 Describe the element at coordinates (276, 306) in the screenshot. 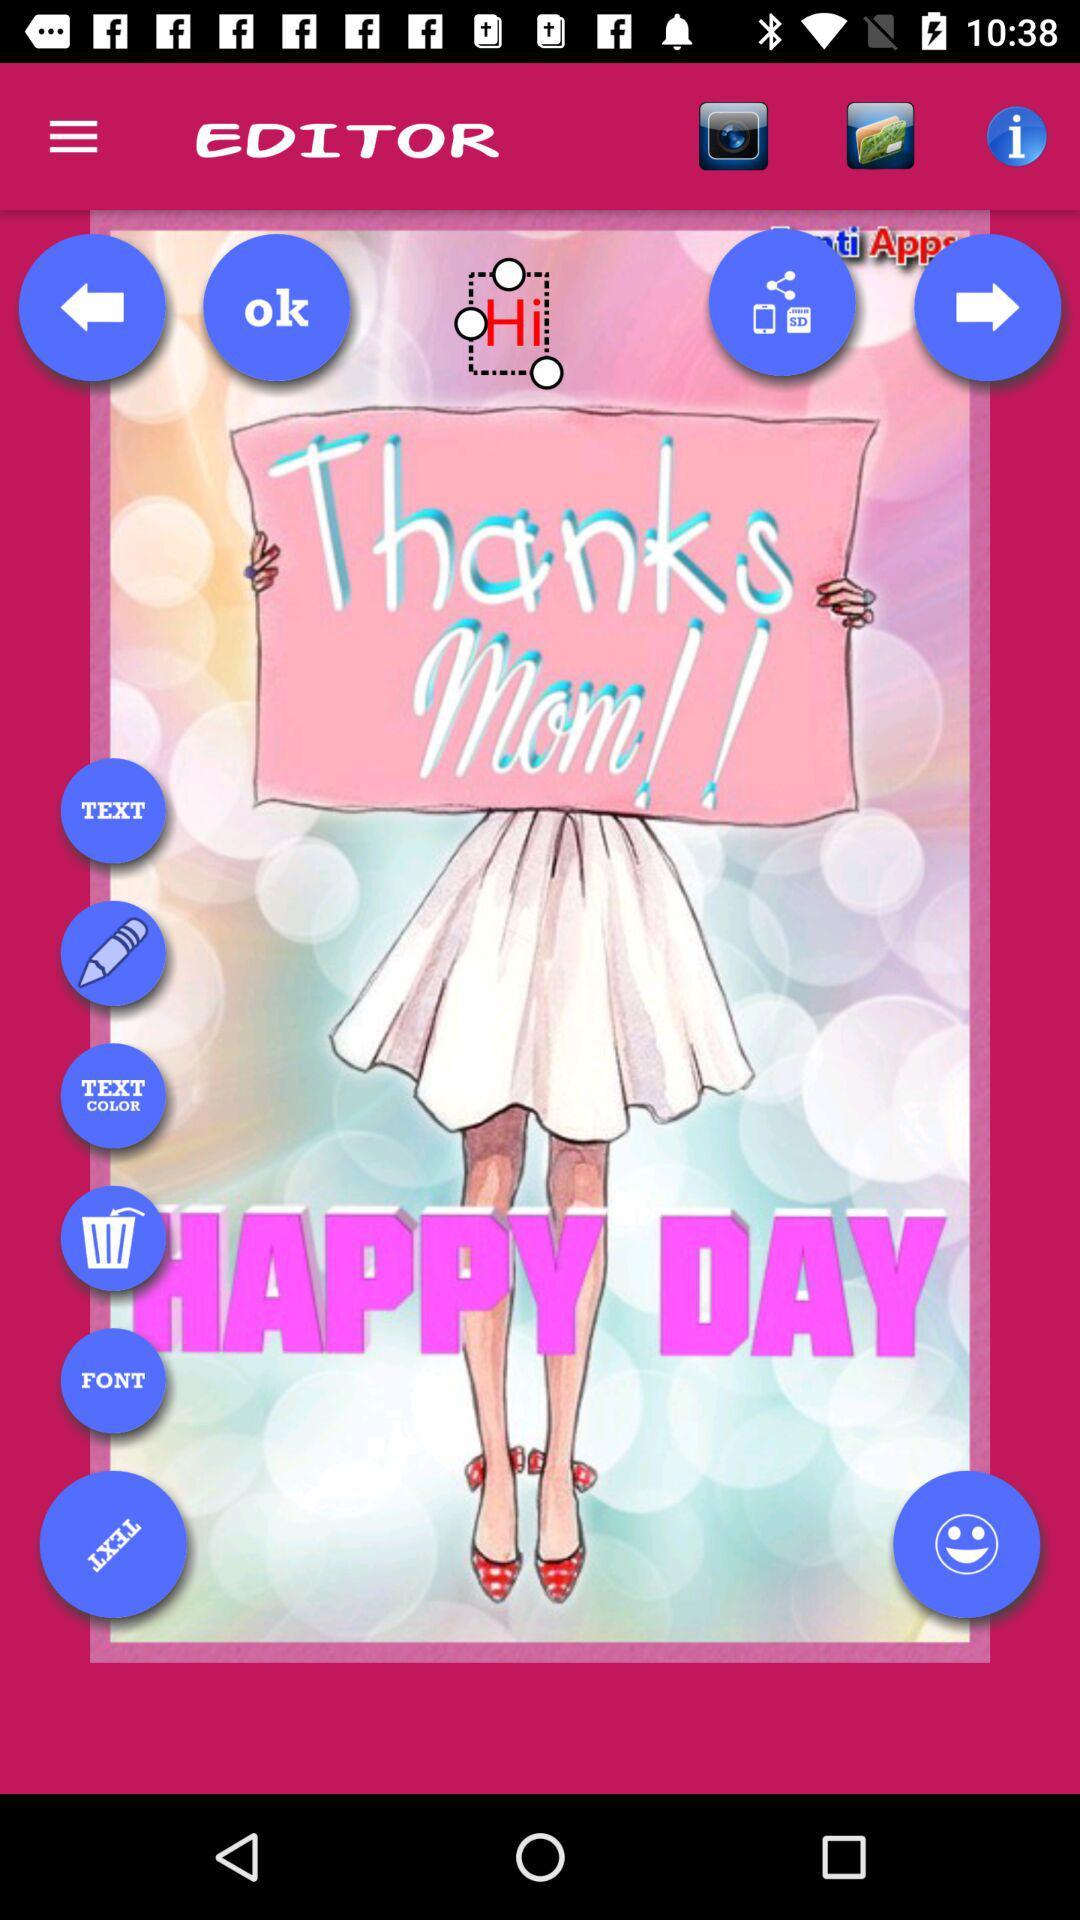

I see `hit to save` at that location.